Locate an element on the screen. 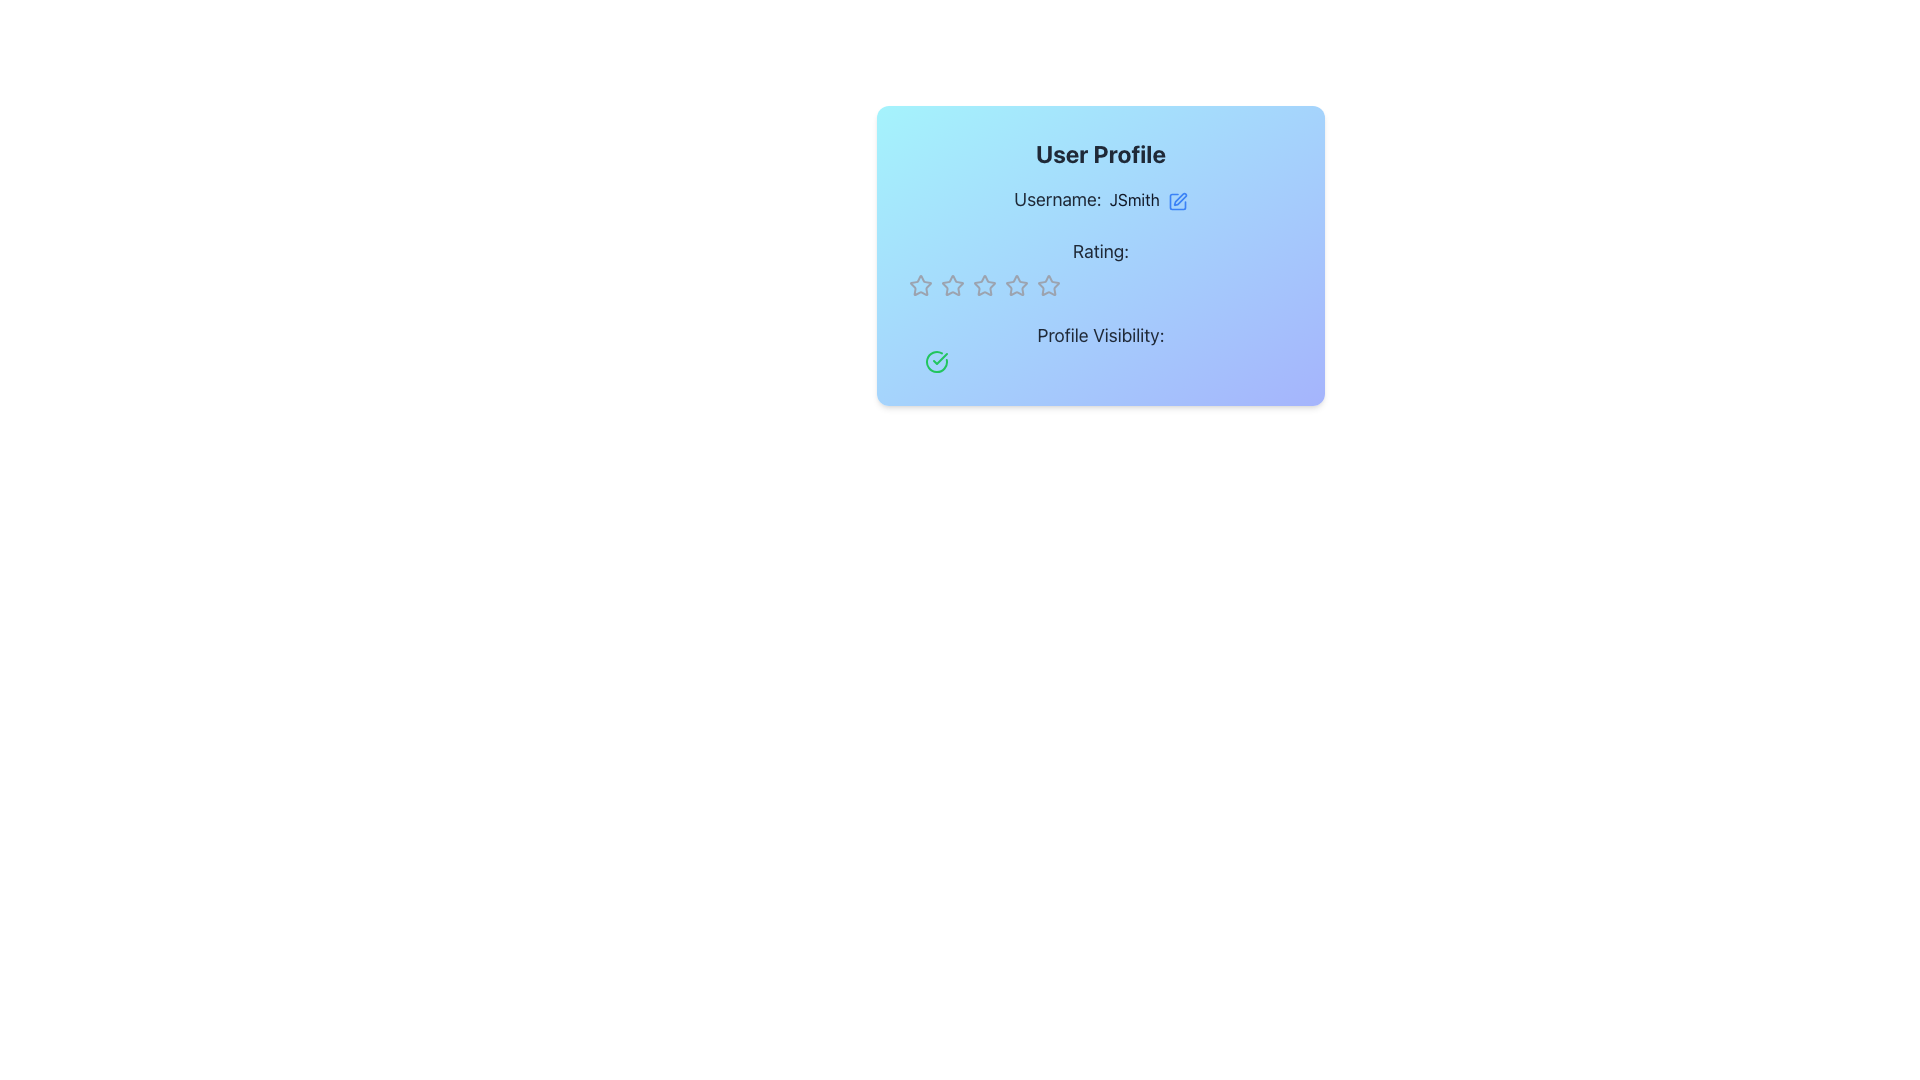 The image size is (1920, 1080). the second star in the rating system located under the 'Rating:' label in the 'User Profile' card interface is located at coordinates (952, 285).